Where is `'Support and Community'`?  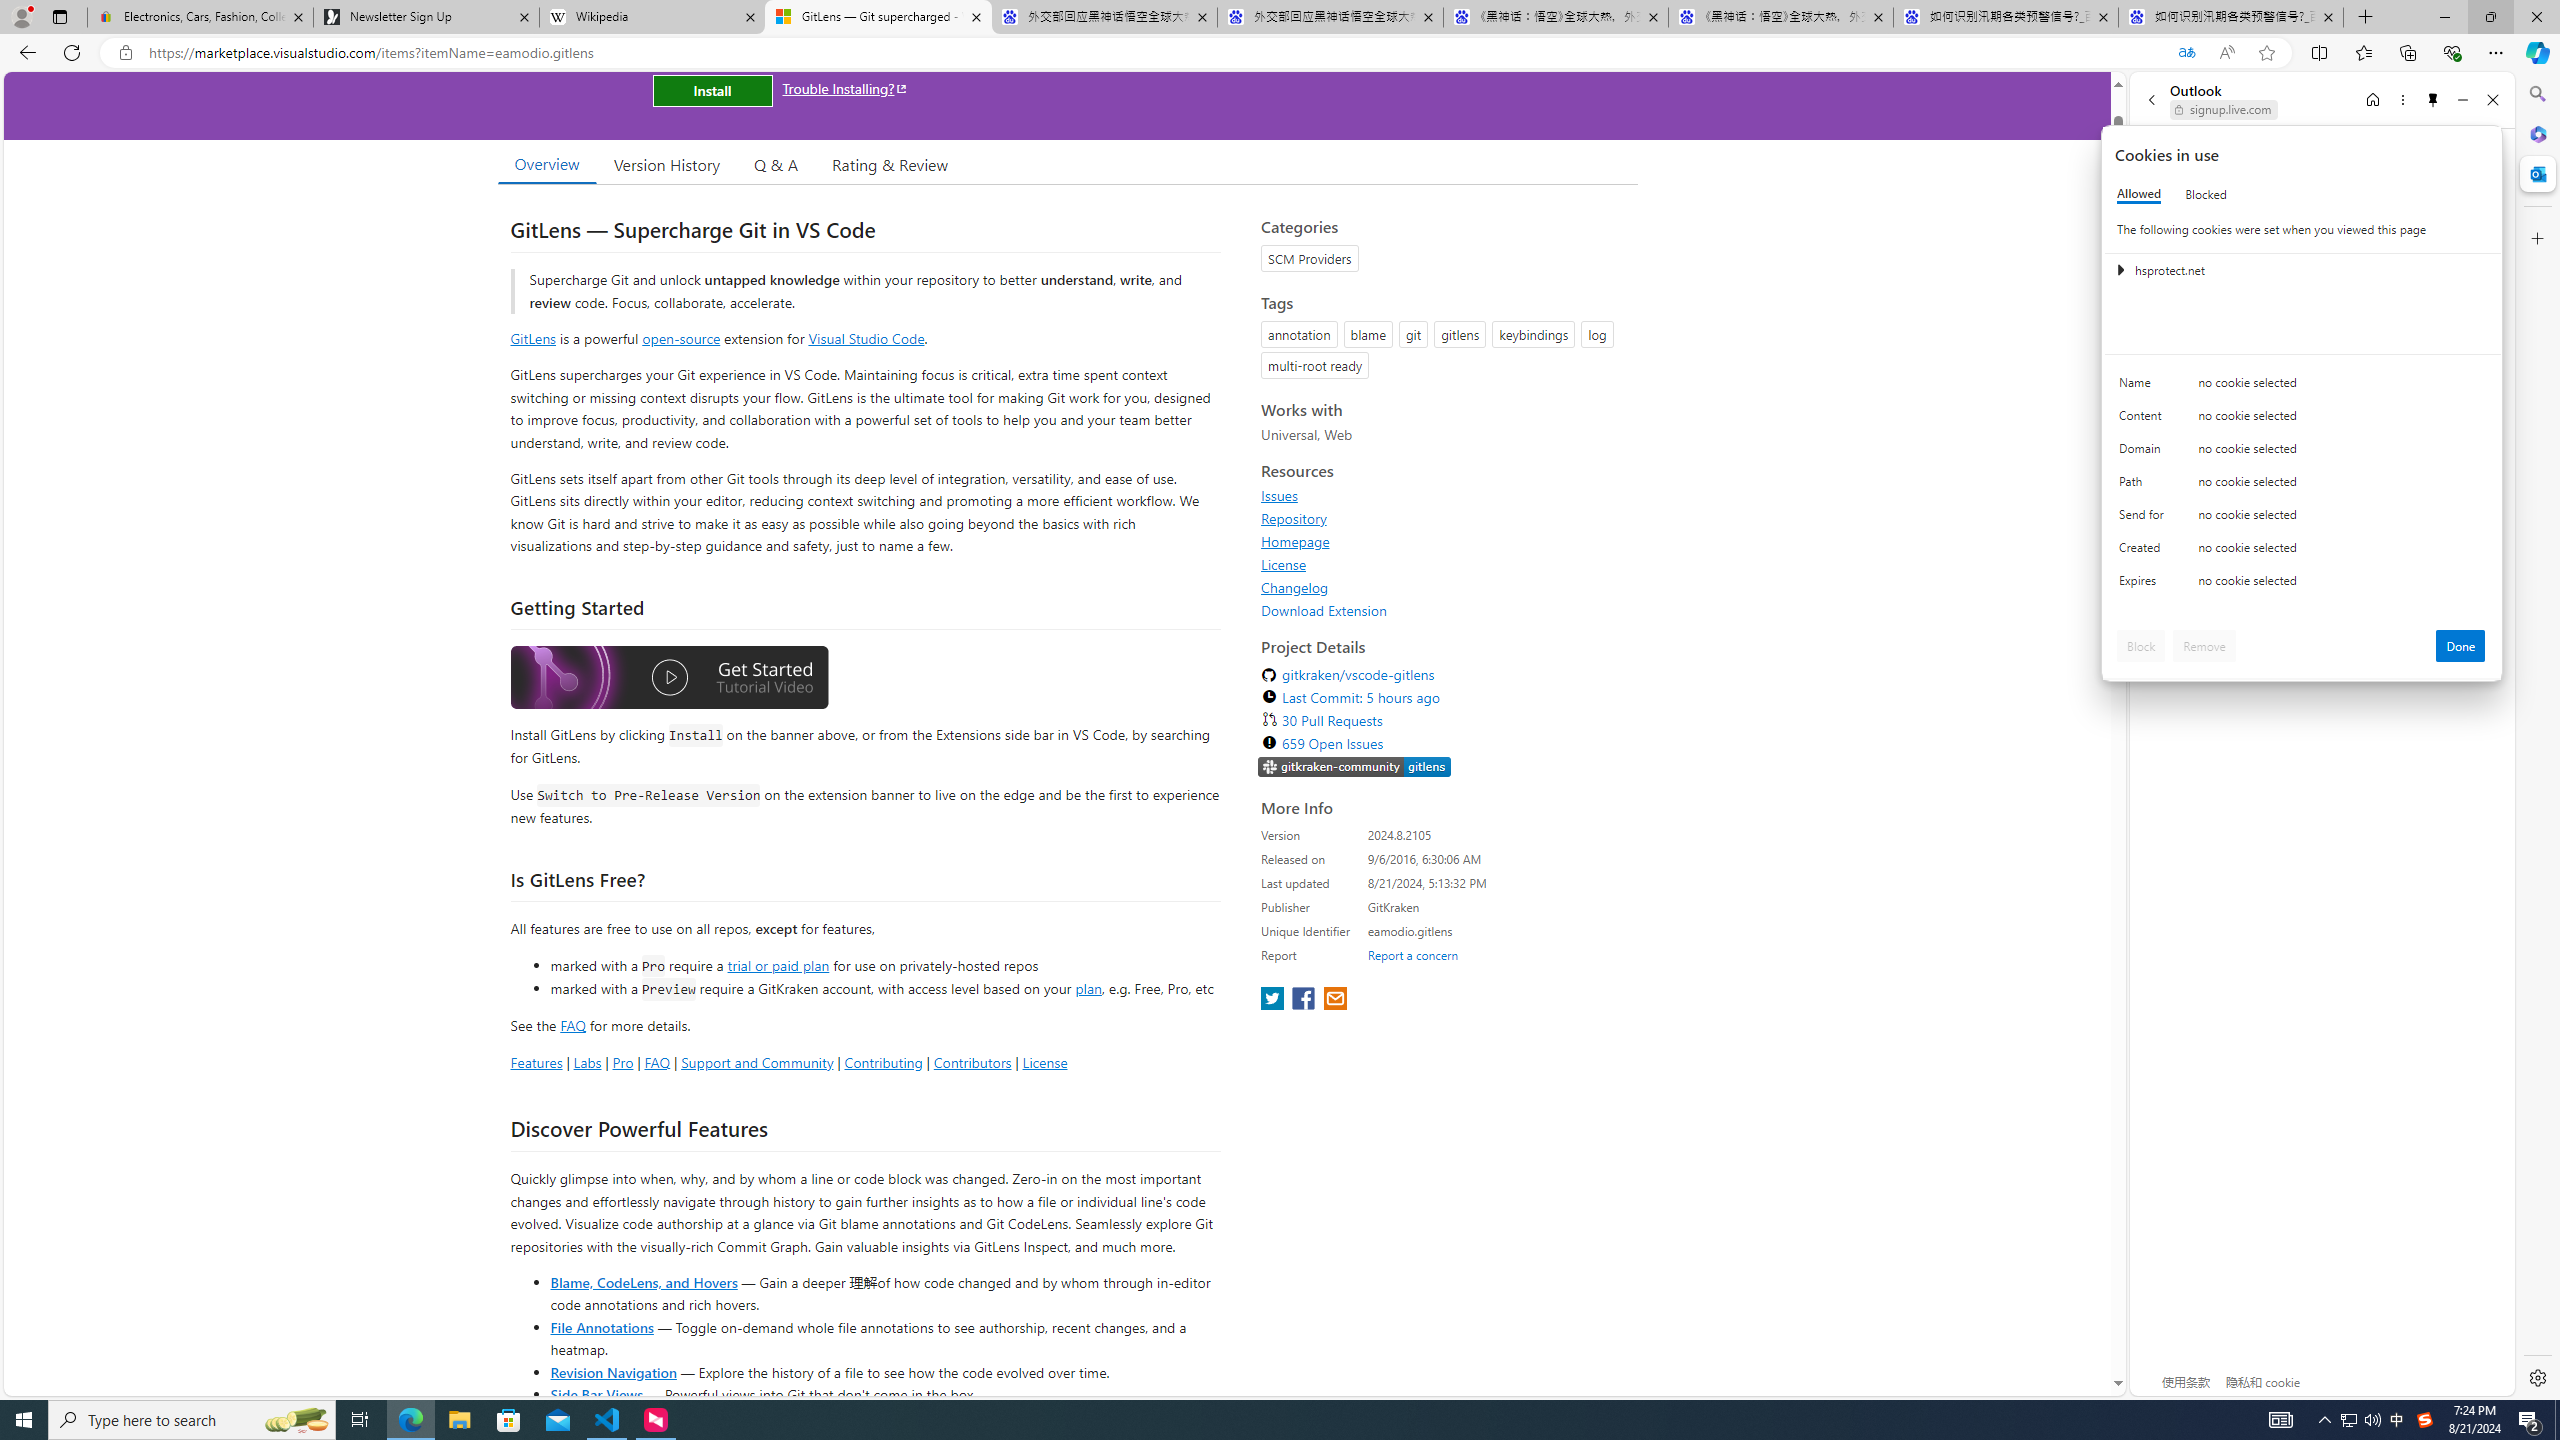
'Support and Community' is located at coordinates (757, 1061).